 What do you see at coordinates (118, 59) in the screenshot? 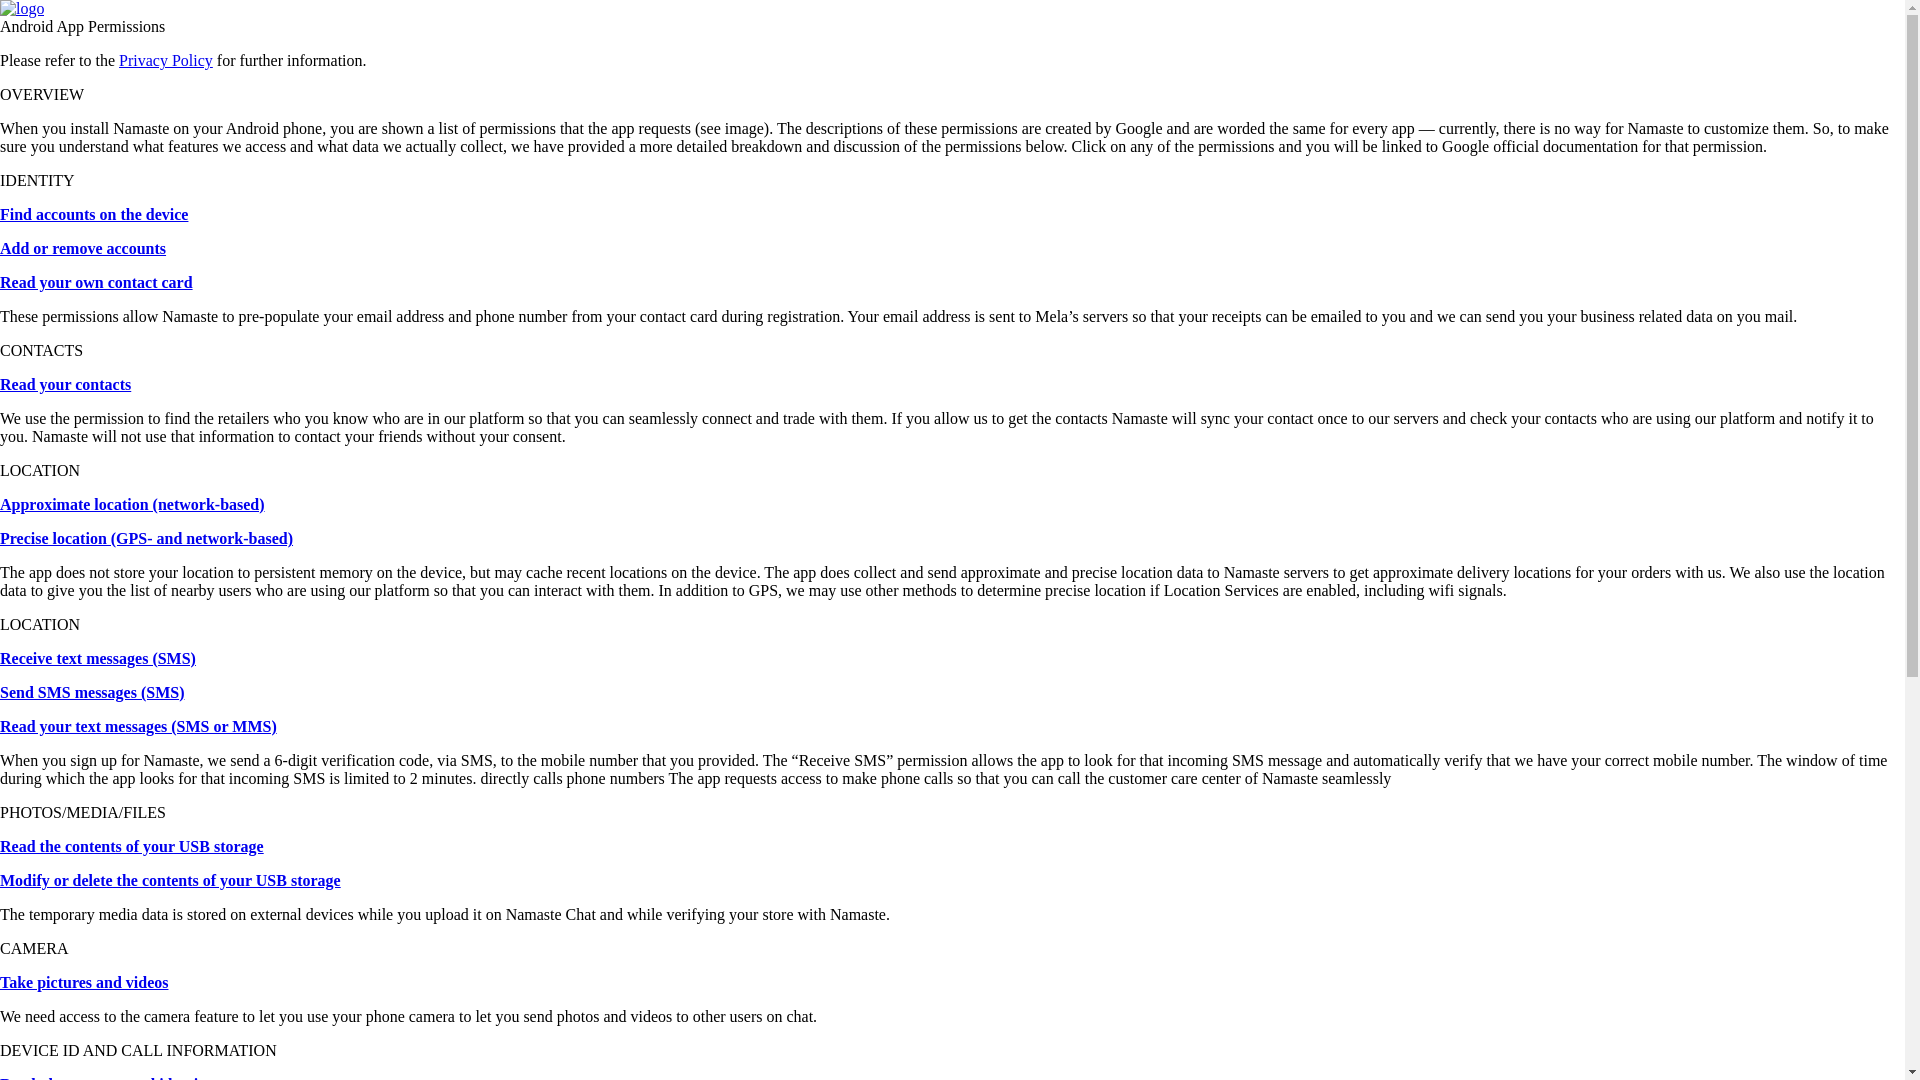
I see `'Privacy Policy'` at bounding box center [118, 59].